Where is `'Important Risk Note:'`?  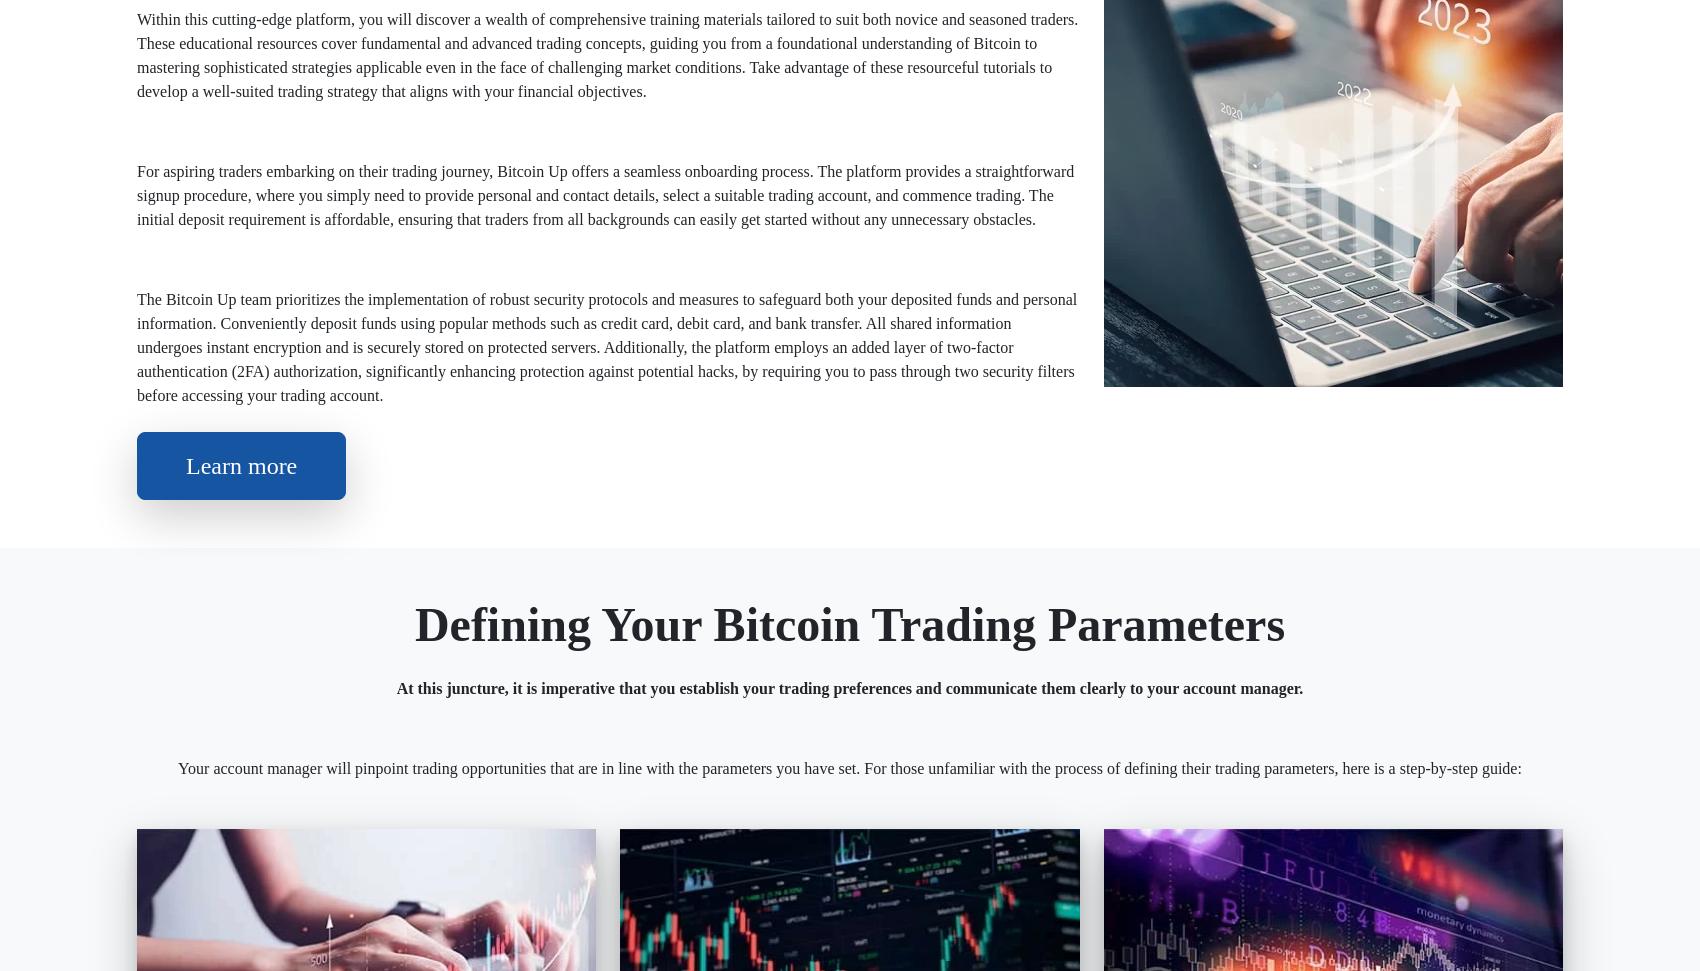 'Important Risk Note:' is located at coordinates (209, 654).